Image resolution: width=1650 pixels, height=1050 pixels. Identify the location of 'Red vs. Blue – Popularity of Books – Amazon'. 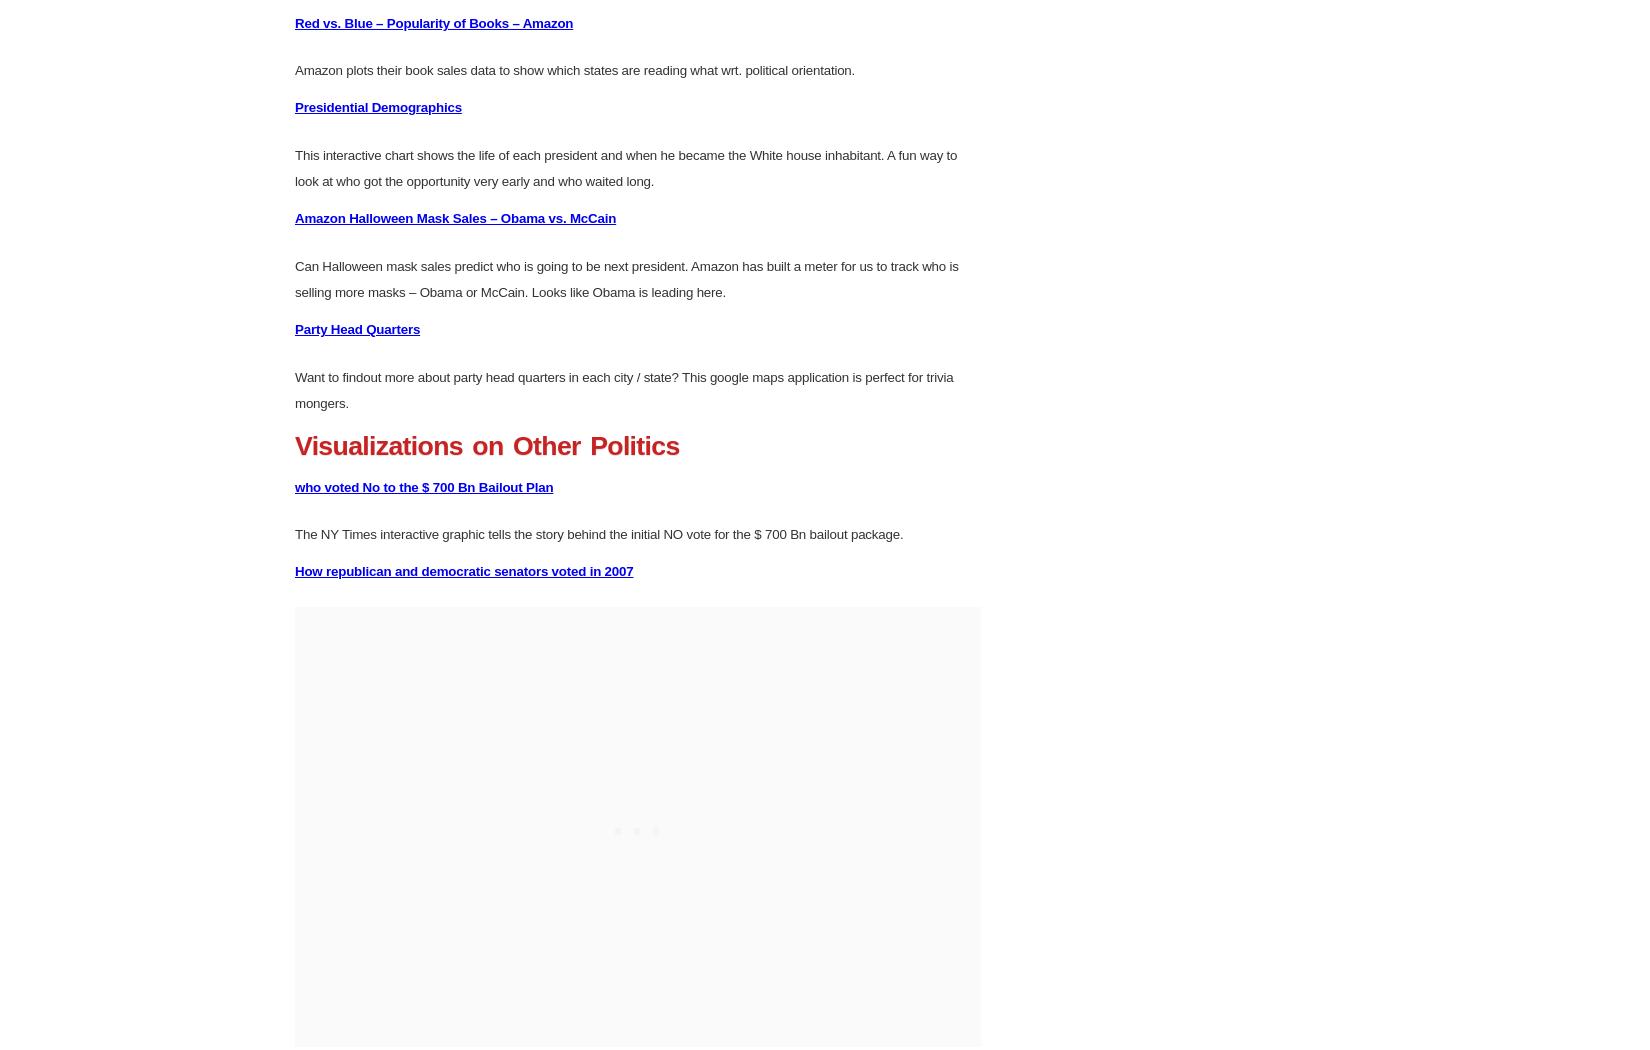
(432, 330).